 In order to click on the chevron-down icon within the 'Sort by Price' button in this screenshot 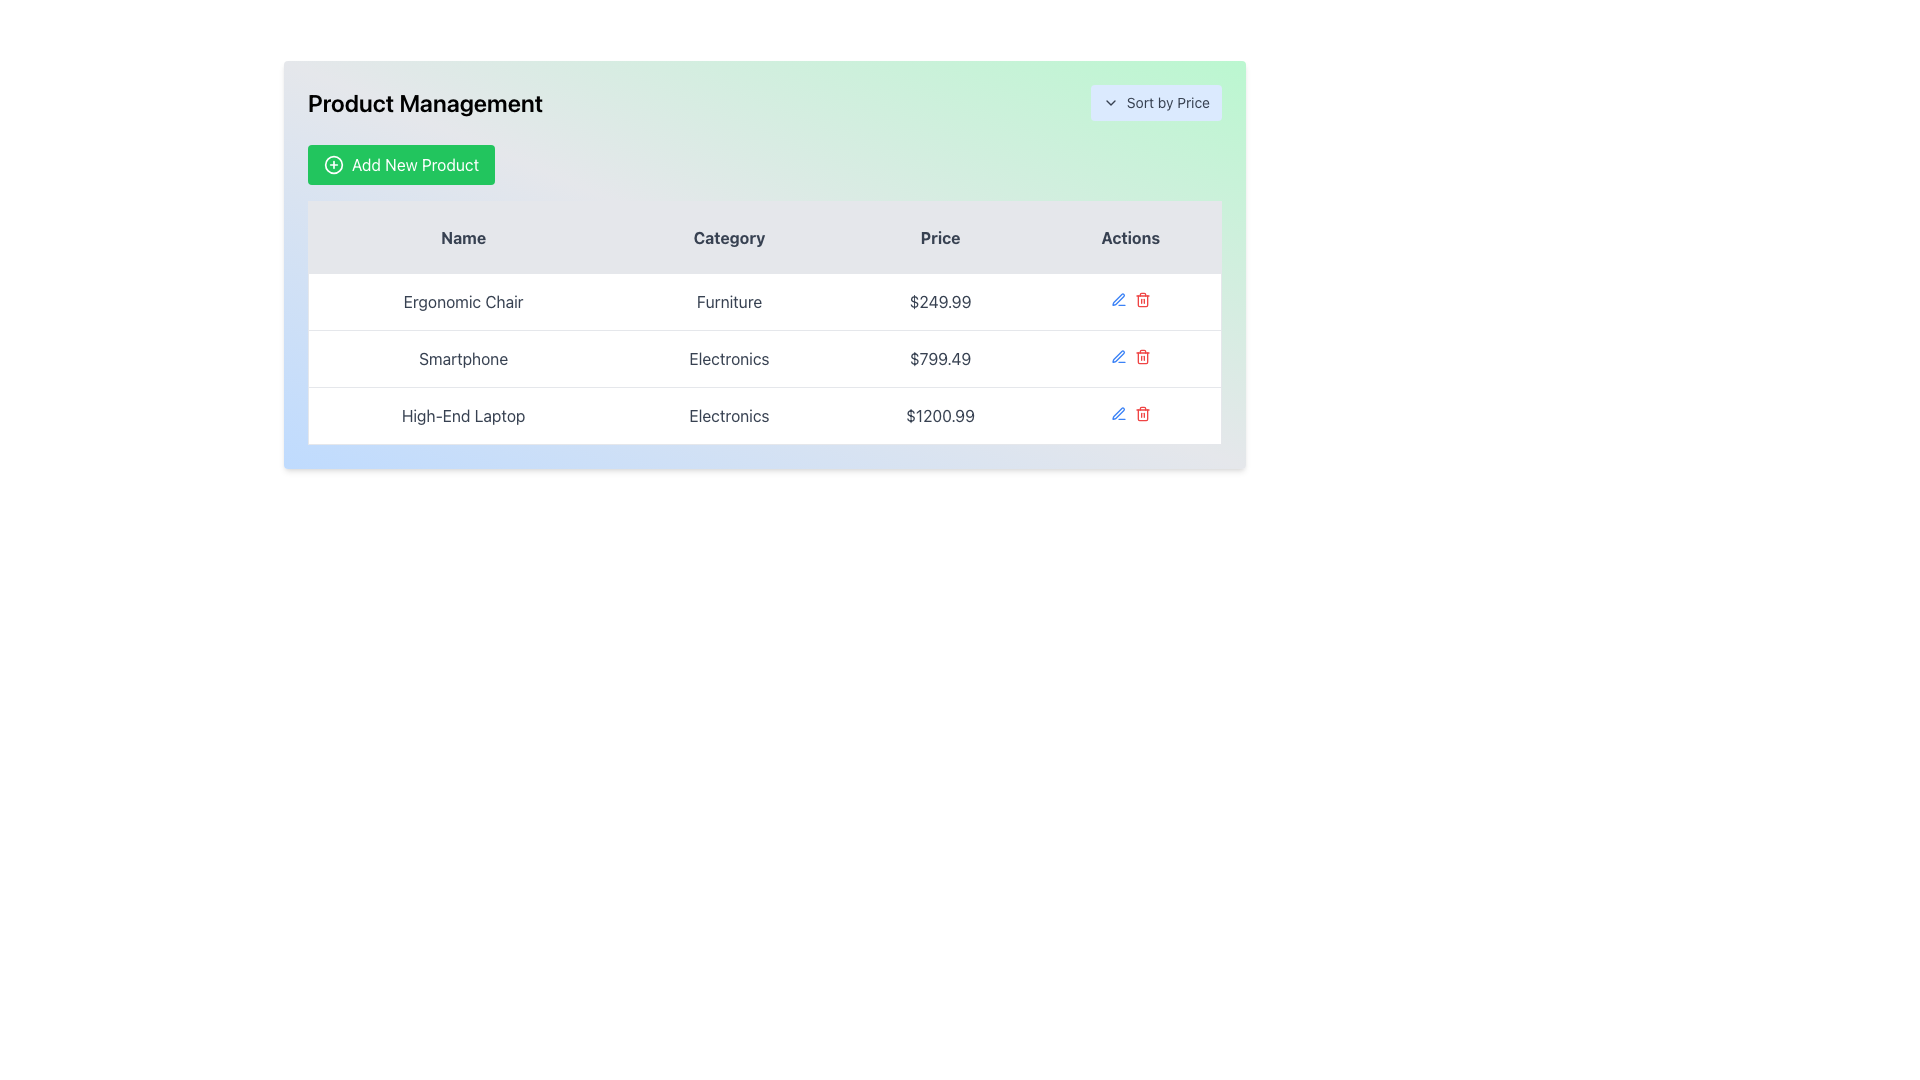, I will do `click(1109, 103)`.